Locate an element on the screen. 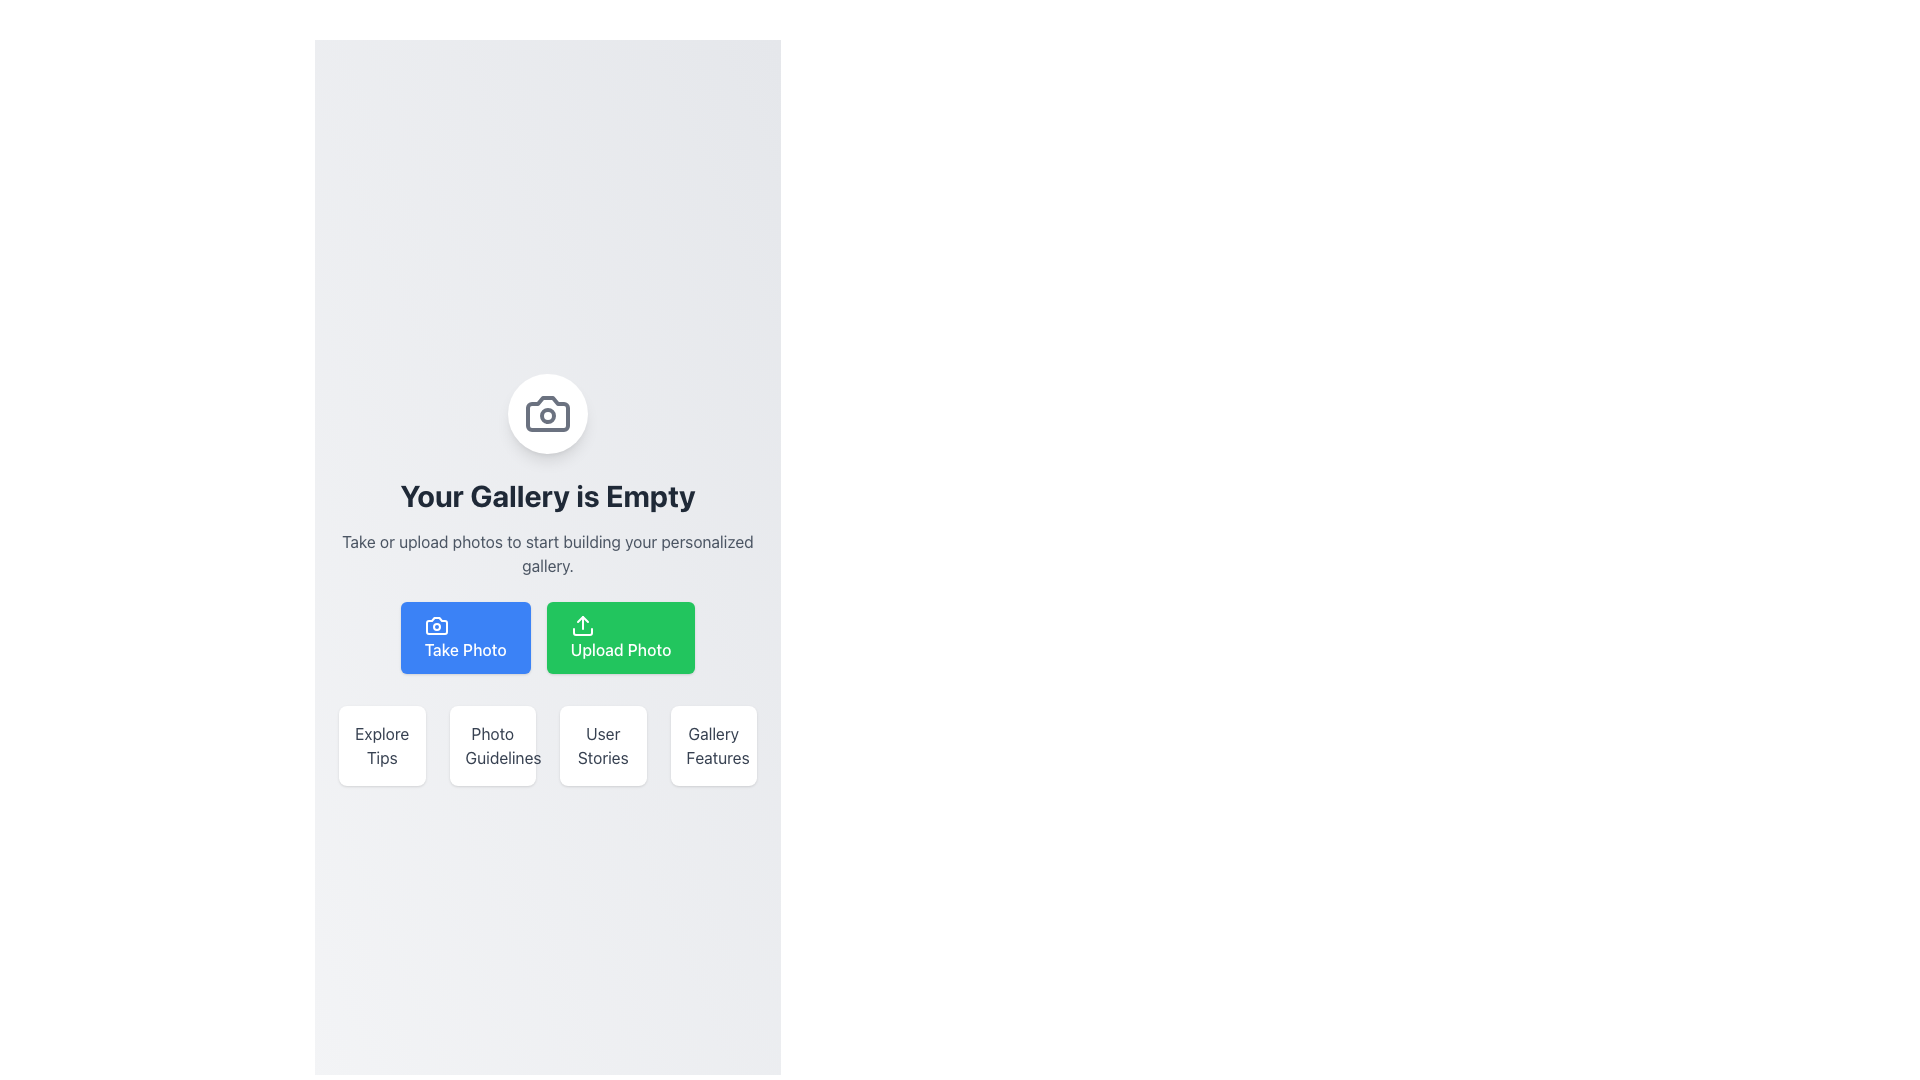  the text label stating 'Take or upload photos to start building your personalized gallery.' which is located below 'Your Gallery is Empty' and above the buttons 'Take Photo' and 'Upload Photo' is located at coordinates (547, 554).